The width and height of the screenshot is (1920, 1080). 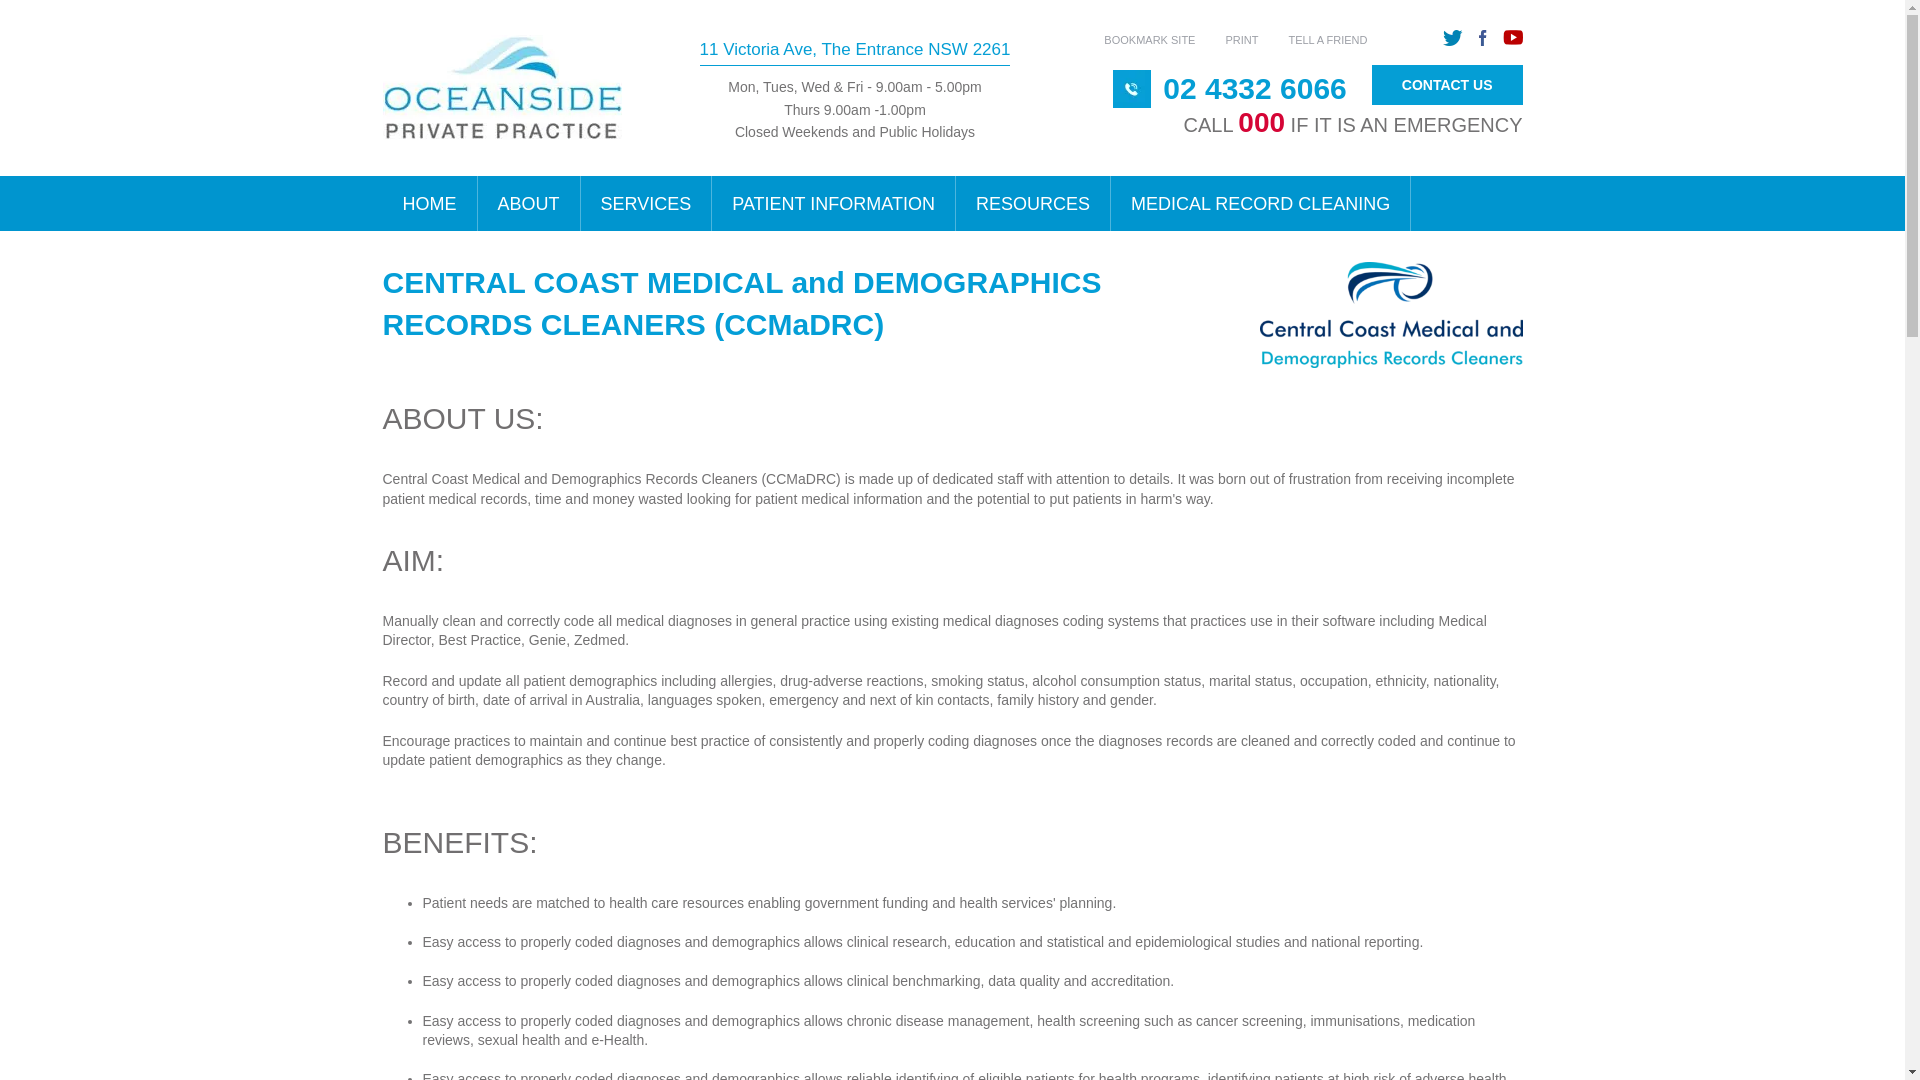 What do you see at coordinates (1371, 84) in the screenshot?
I see `'CONTACT US'` at bounding box center [1371, 84].